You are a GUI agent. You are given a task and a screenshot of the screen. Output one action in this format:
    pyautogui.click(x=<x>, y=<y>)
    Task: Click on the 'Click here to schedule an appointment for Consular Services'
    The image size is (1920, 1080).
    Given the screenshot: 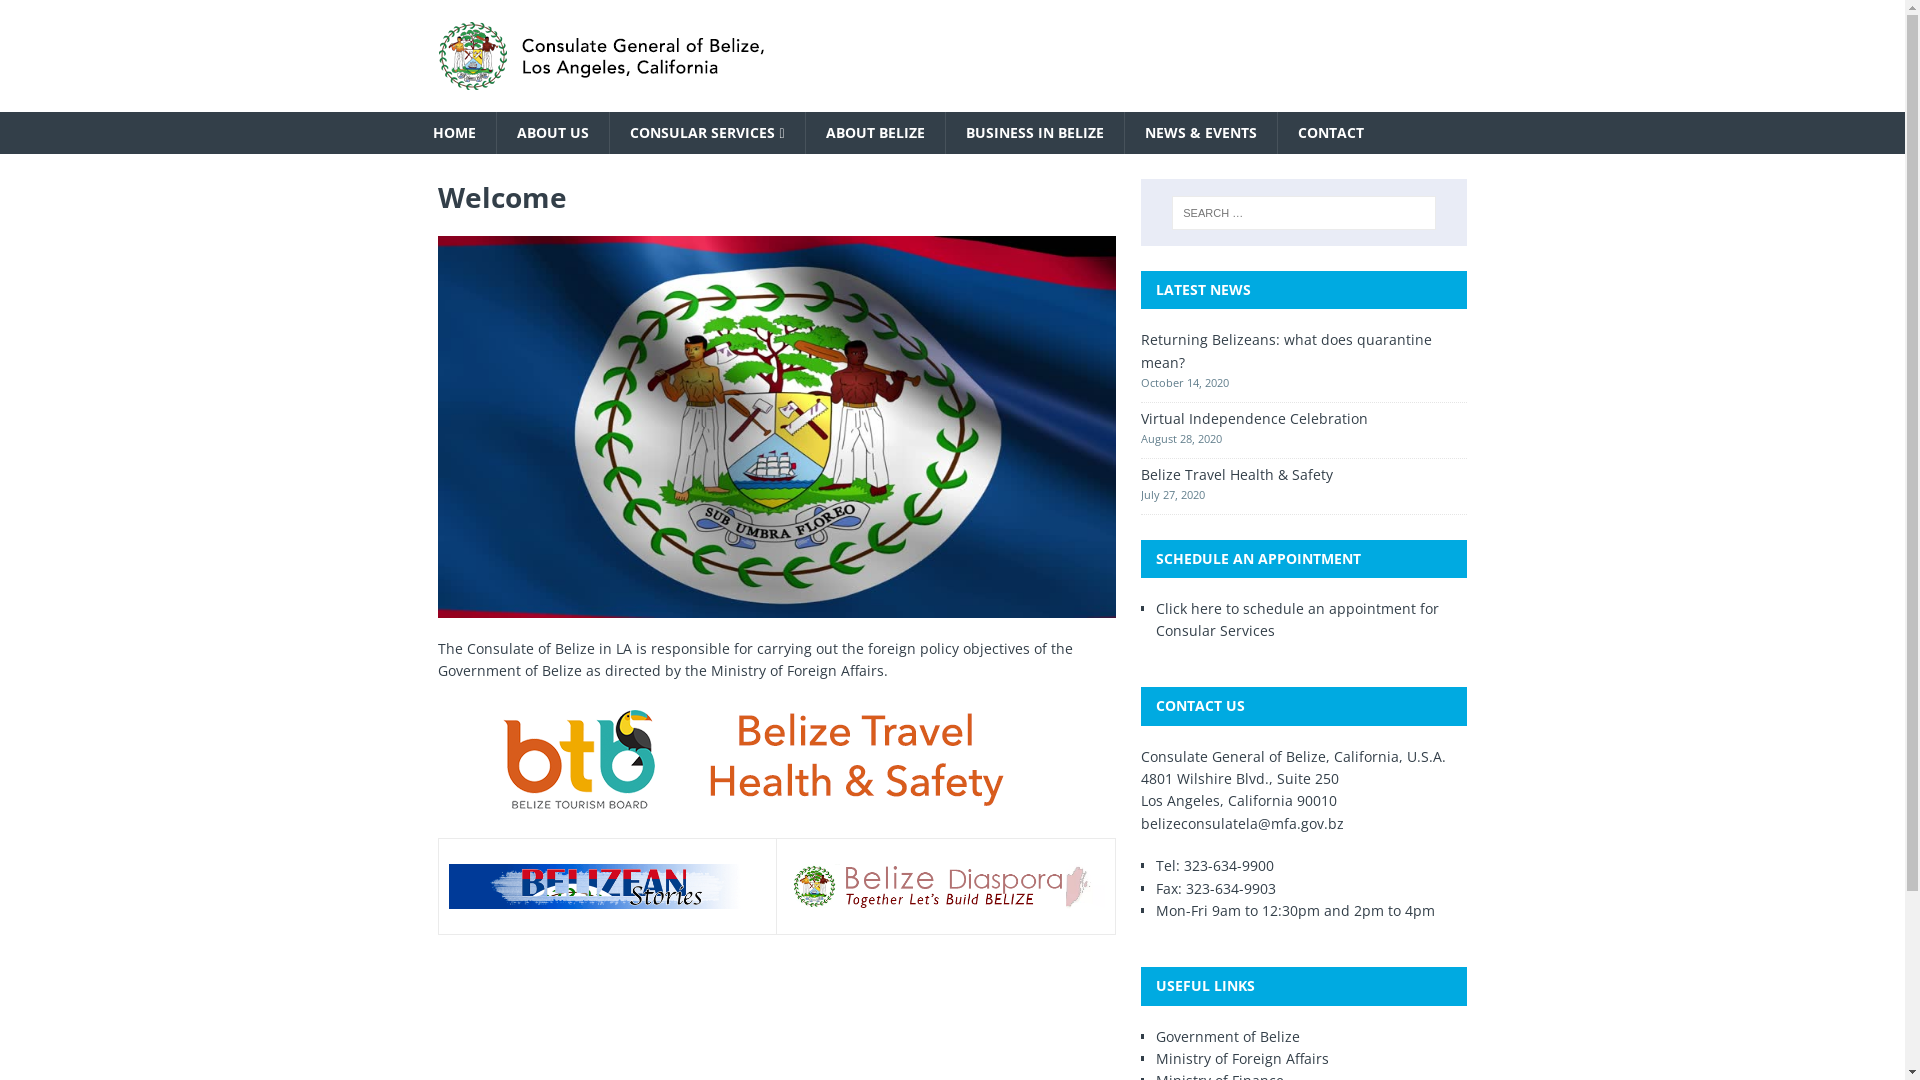 What is the action you would take?
    pyautogui.click(x=1297, y=618)
    